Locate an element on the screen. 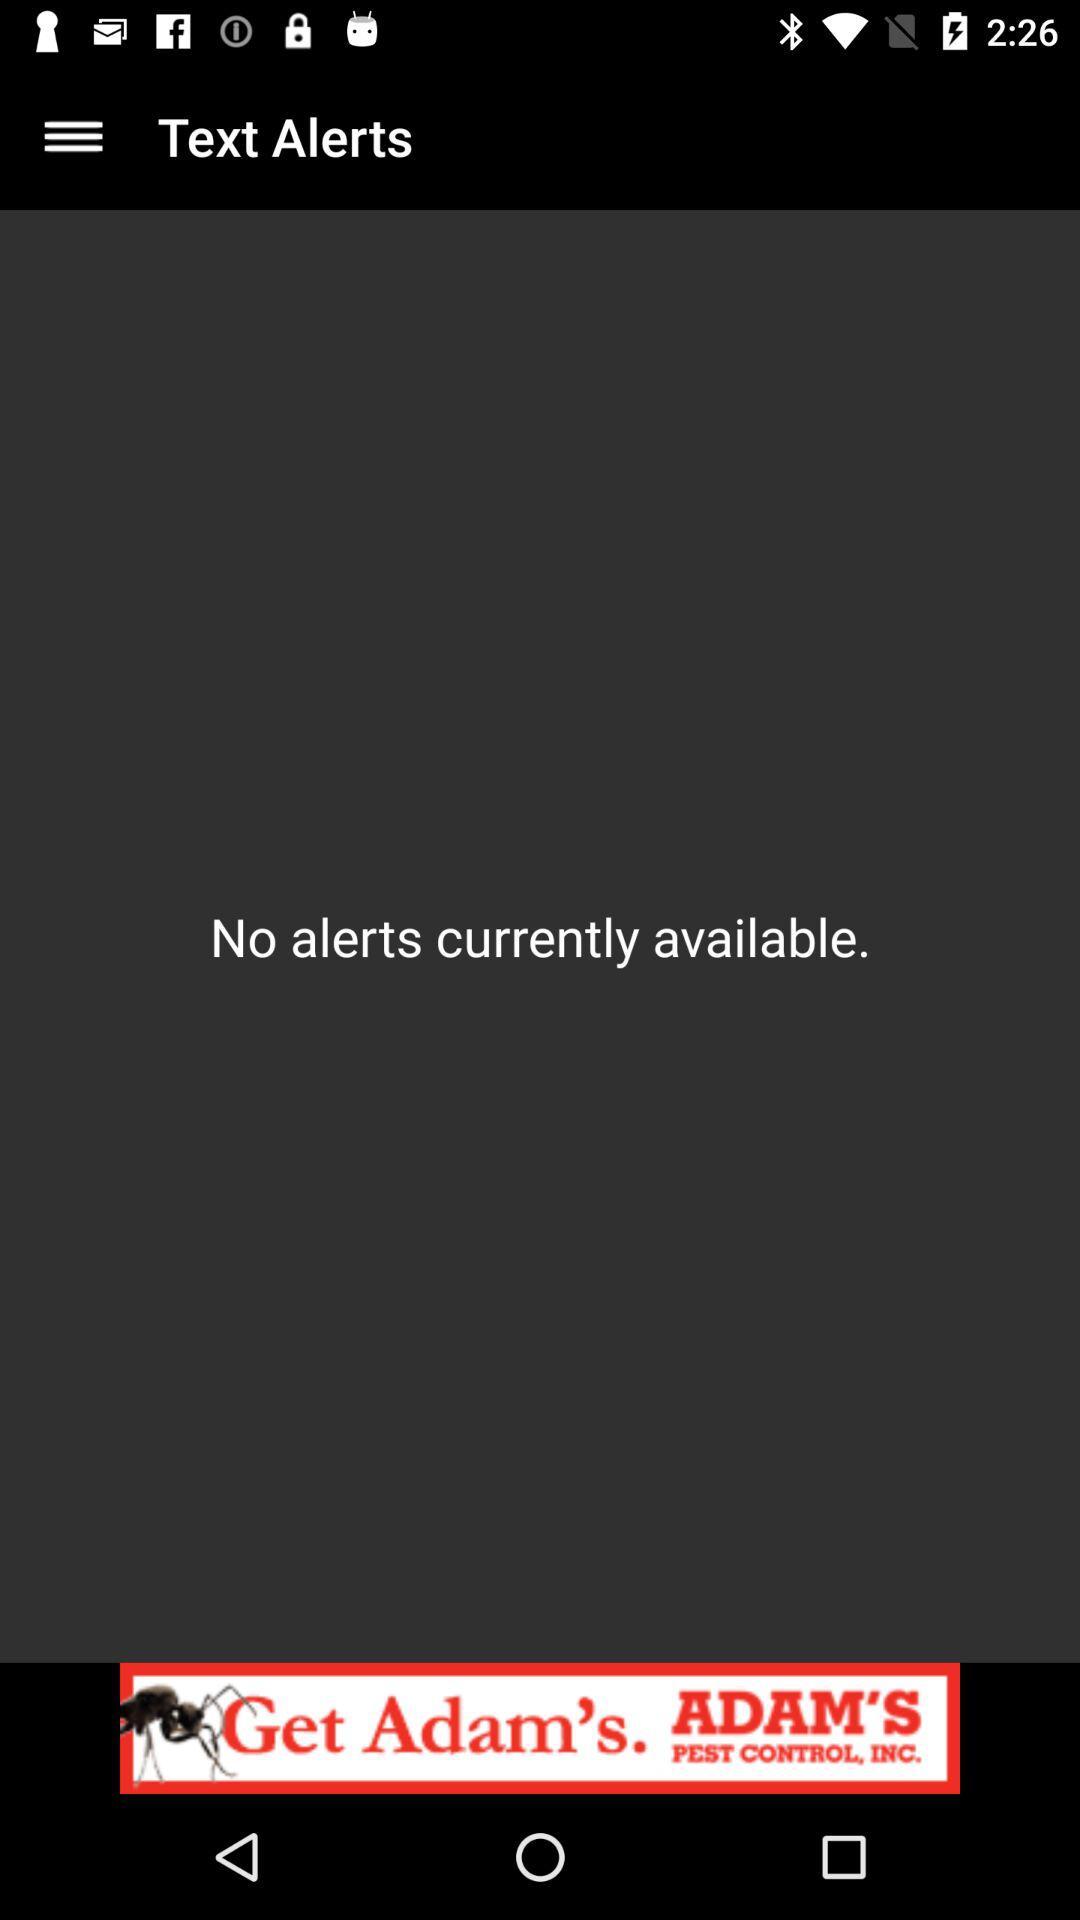 The width and height of the screenshot is (1080, 1920). the menu icon is located at coordinates (72, 135).